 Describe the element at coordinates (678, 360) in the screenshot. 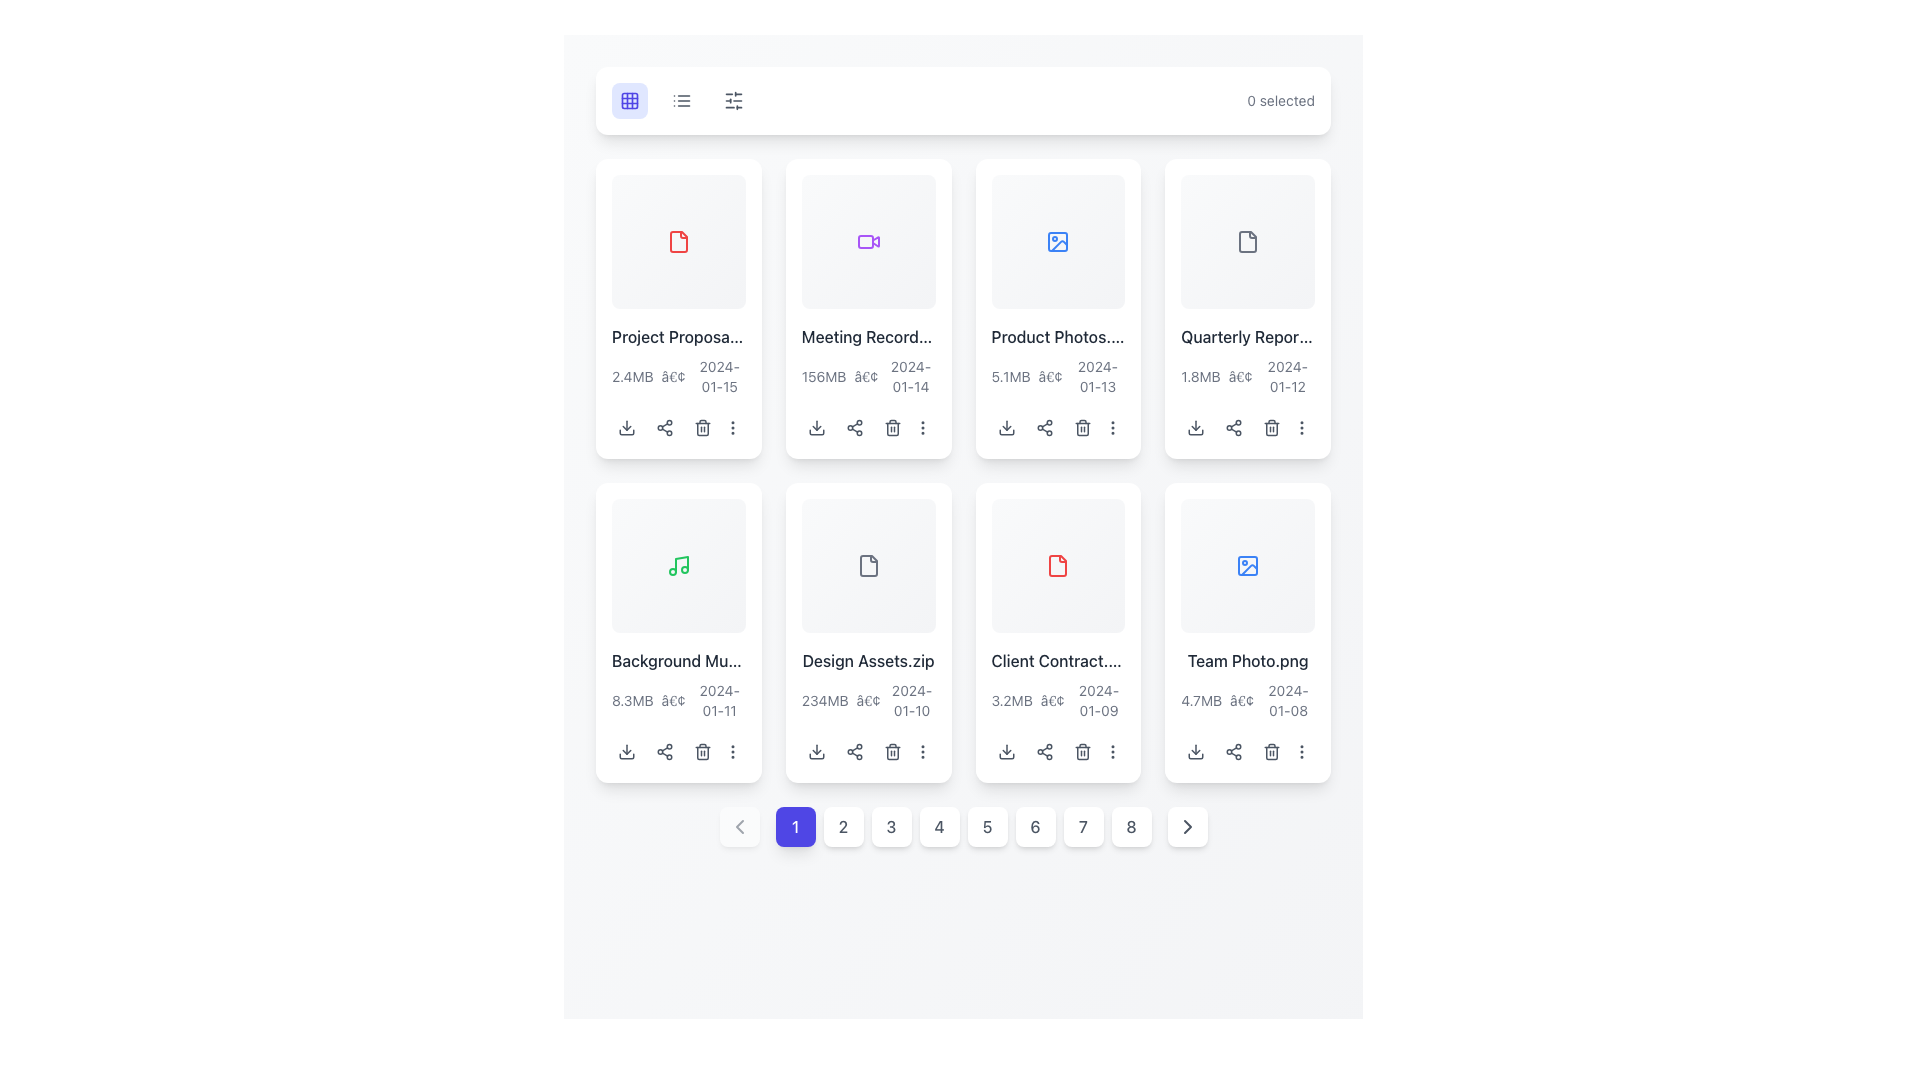

I see `text block displaying 'Project Proposal.pdf' located in the first column of the second row in the grid layout` at that location.